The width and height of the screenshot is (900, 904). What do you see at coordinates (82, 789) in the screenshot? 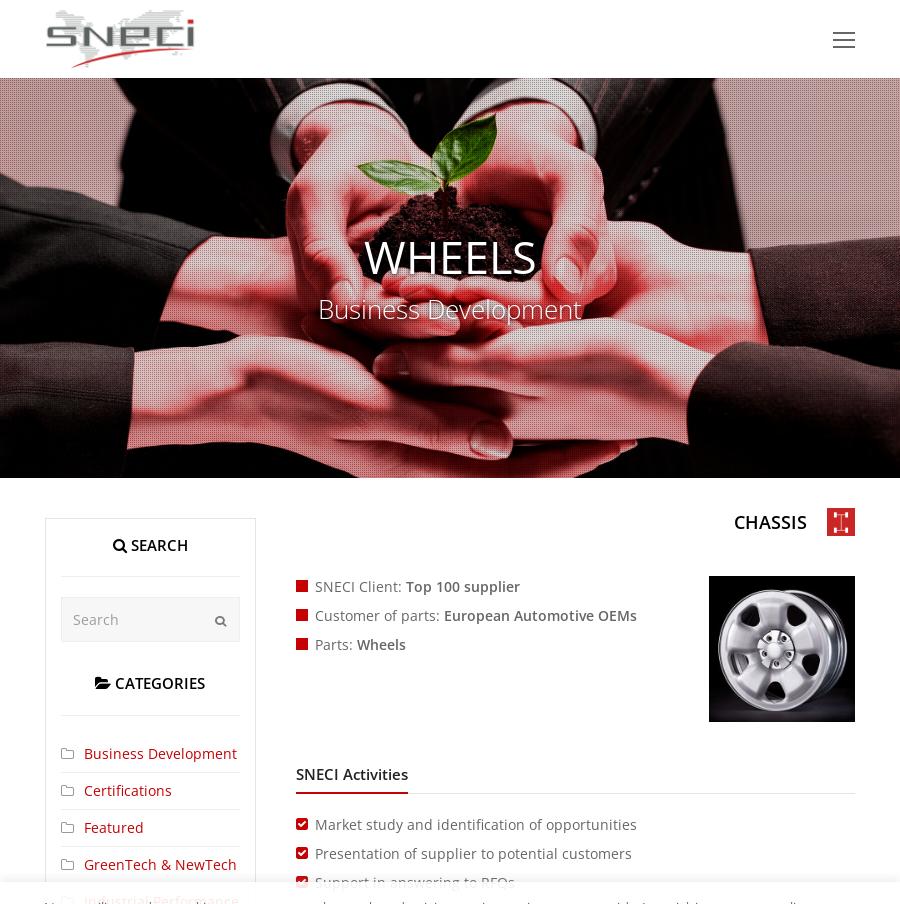
I see `'Certifications'` at bounding box center [82, 789].